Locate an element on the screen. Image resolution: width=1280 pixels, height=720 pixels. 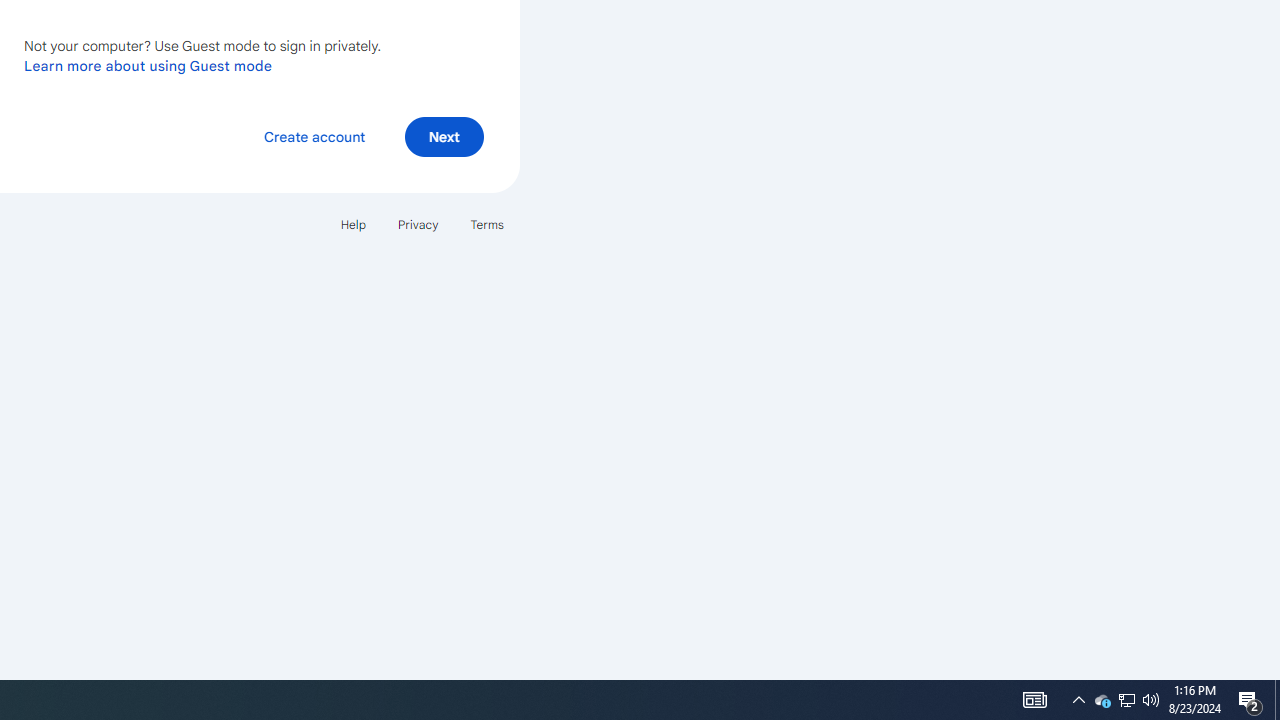
'Create account' is located at coordinates (313, 135).